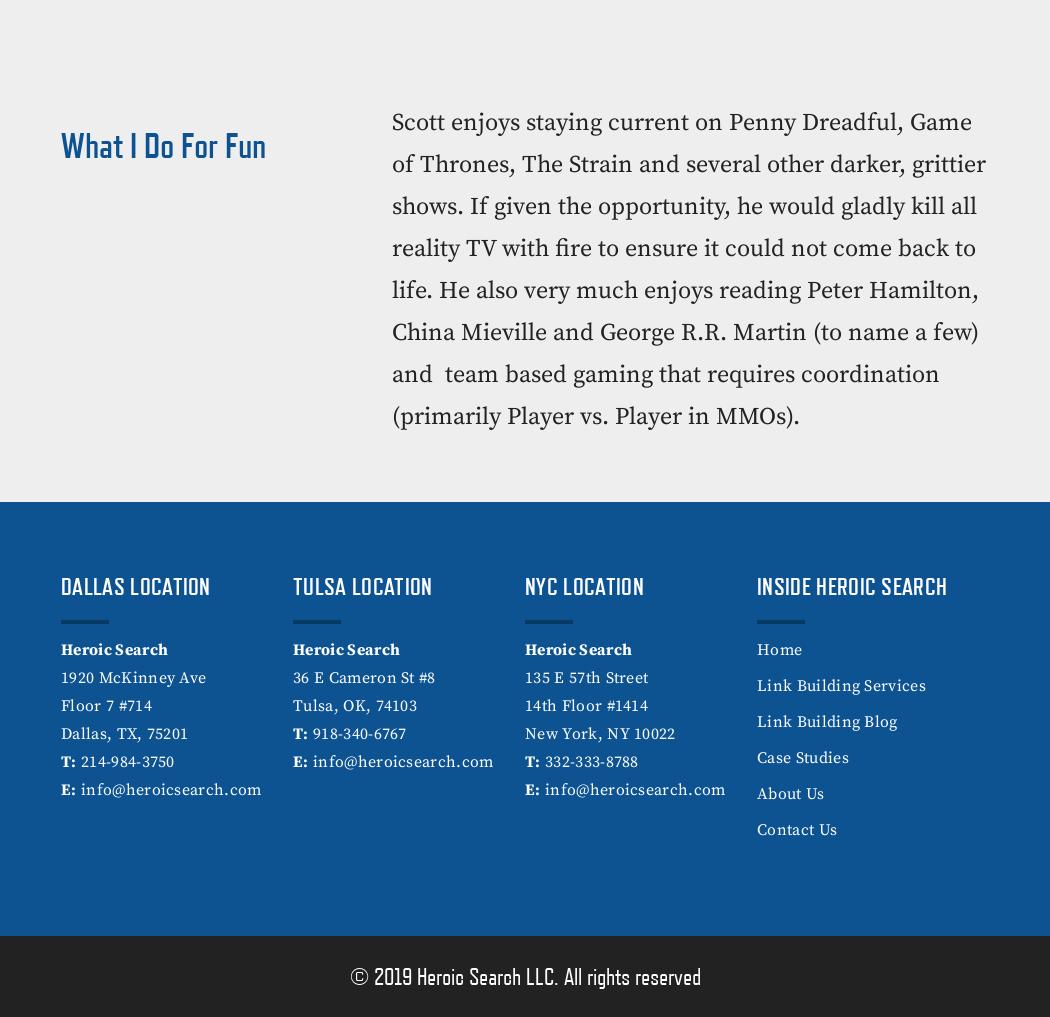  What do you see at coordinates (357, 732) in the screenshot?
I see `'918-340-6767'` at bounding box center [357, 732].